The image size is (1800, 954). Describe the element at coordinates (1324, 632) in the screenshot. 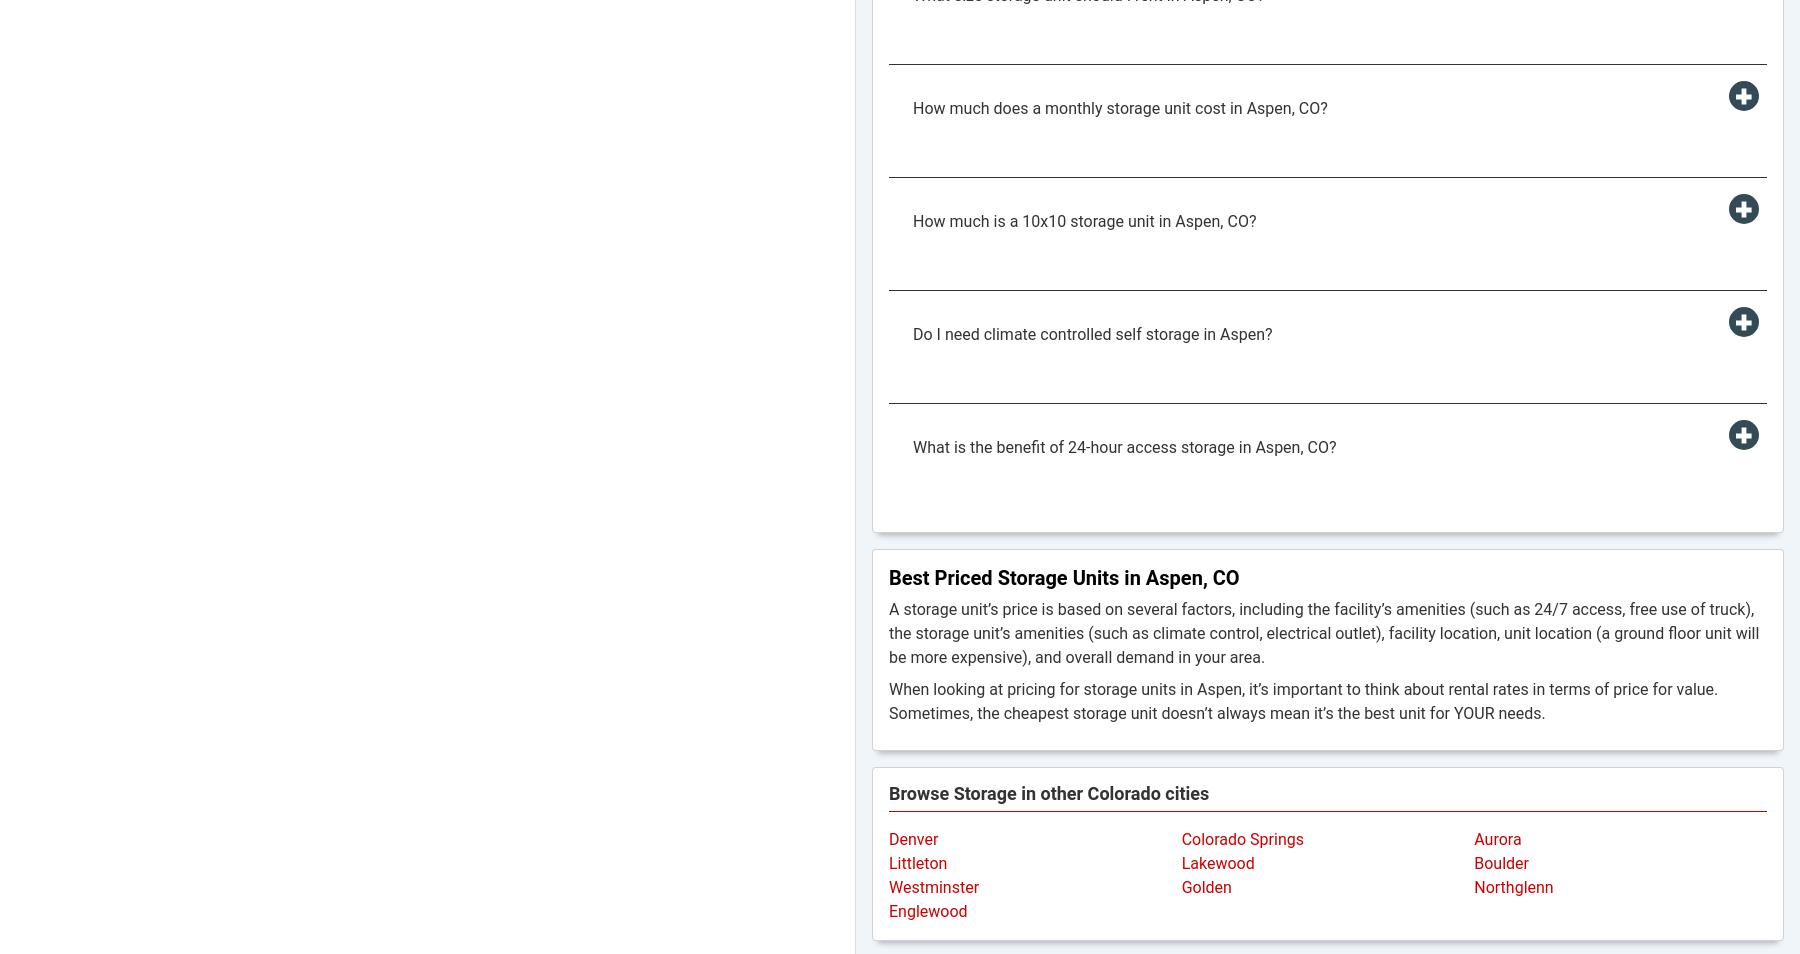

I see `'A storage unit’s price is based on several factors, including the facility’s amenities (such as 24/7 access, free use of truck), the storage unit’s amenities (such as climate control, electrical outlet), facility location, unit location (a ground floor unit will be more expensive), and overall demand in your area.'` at that location.